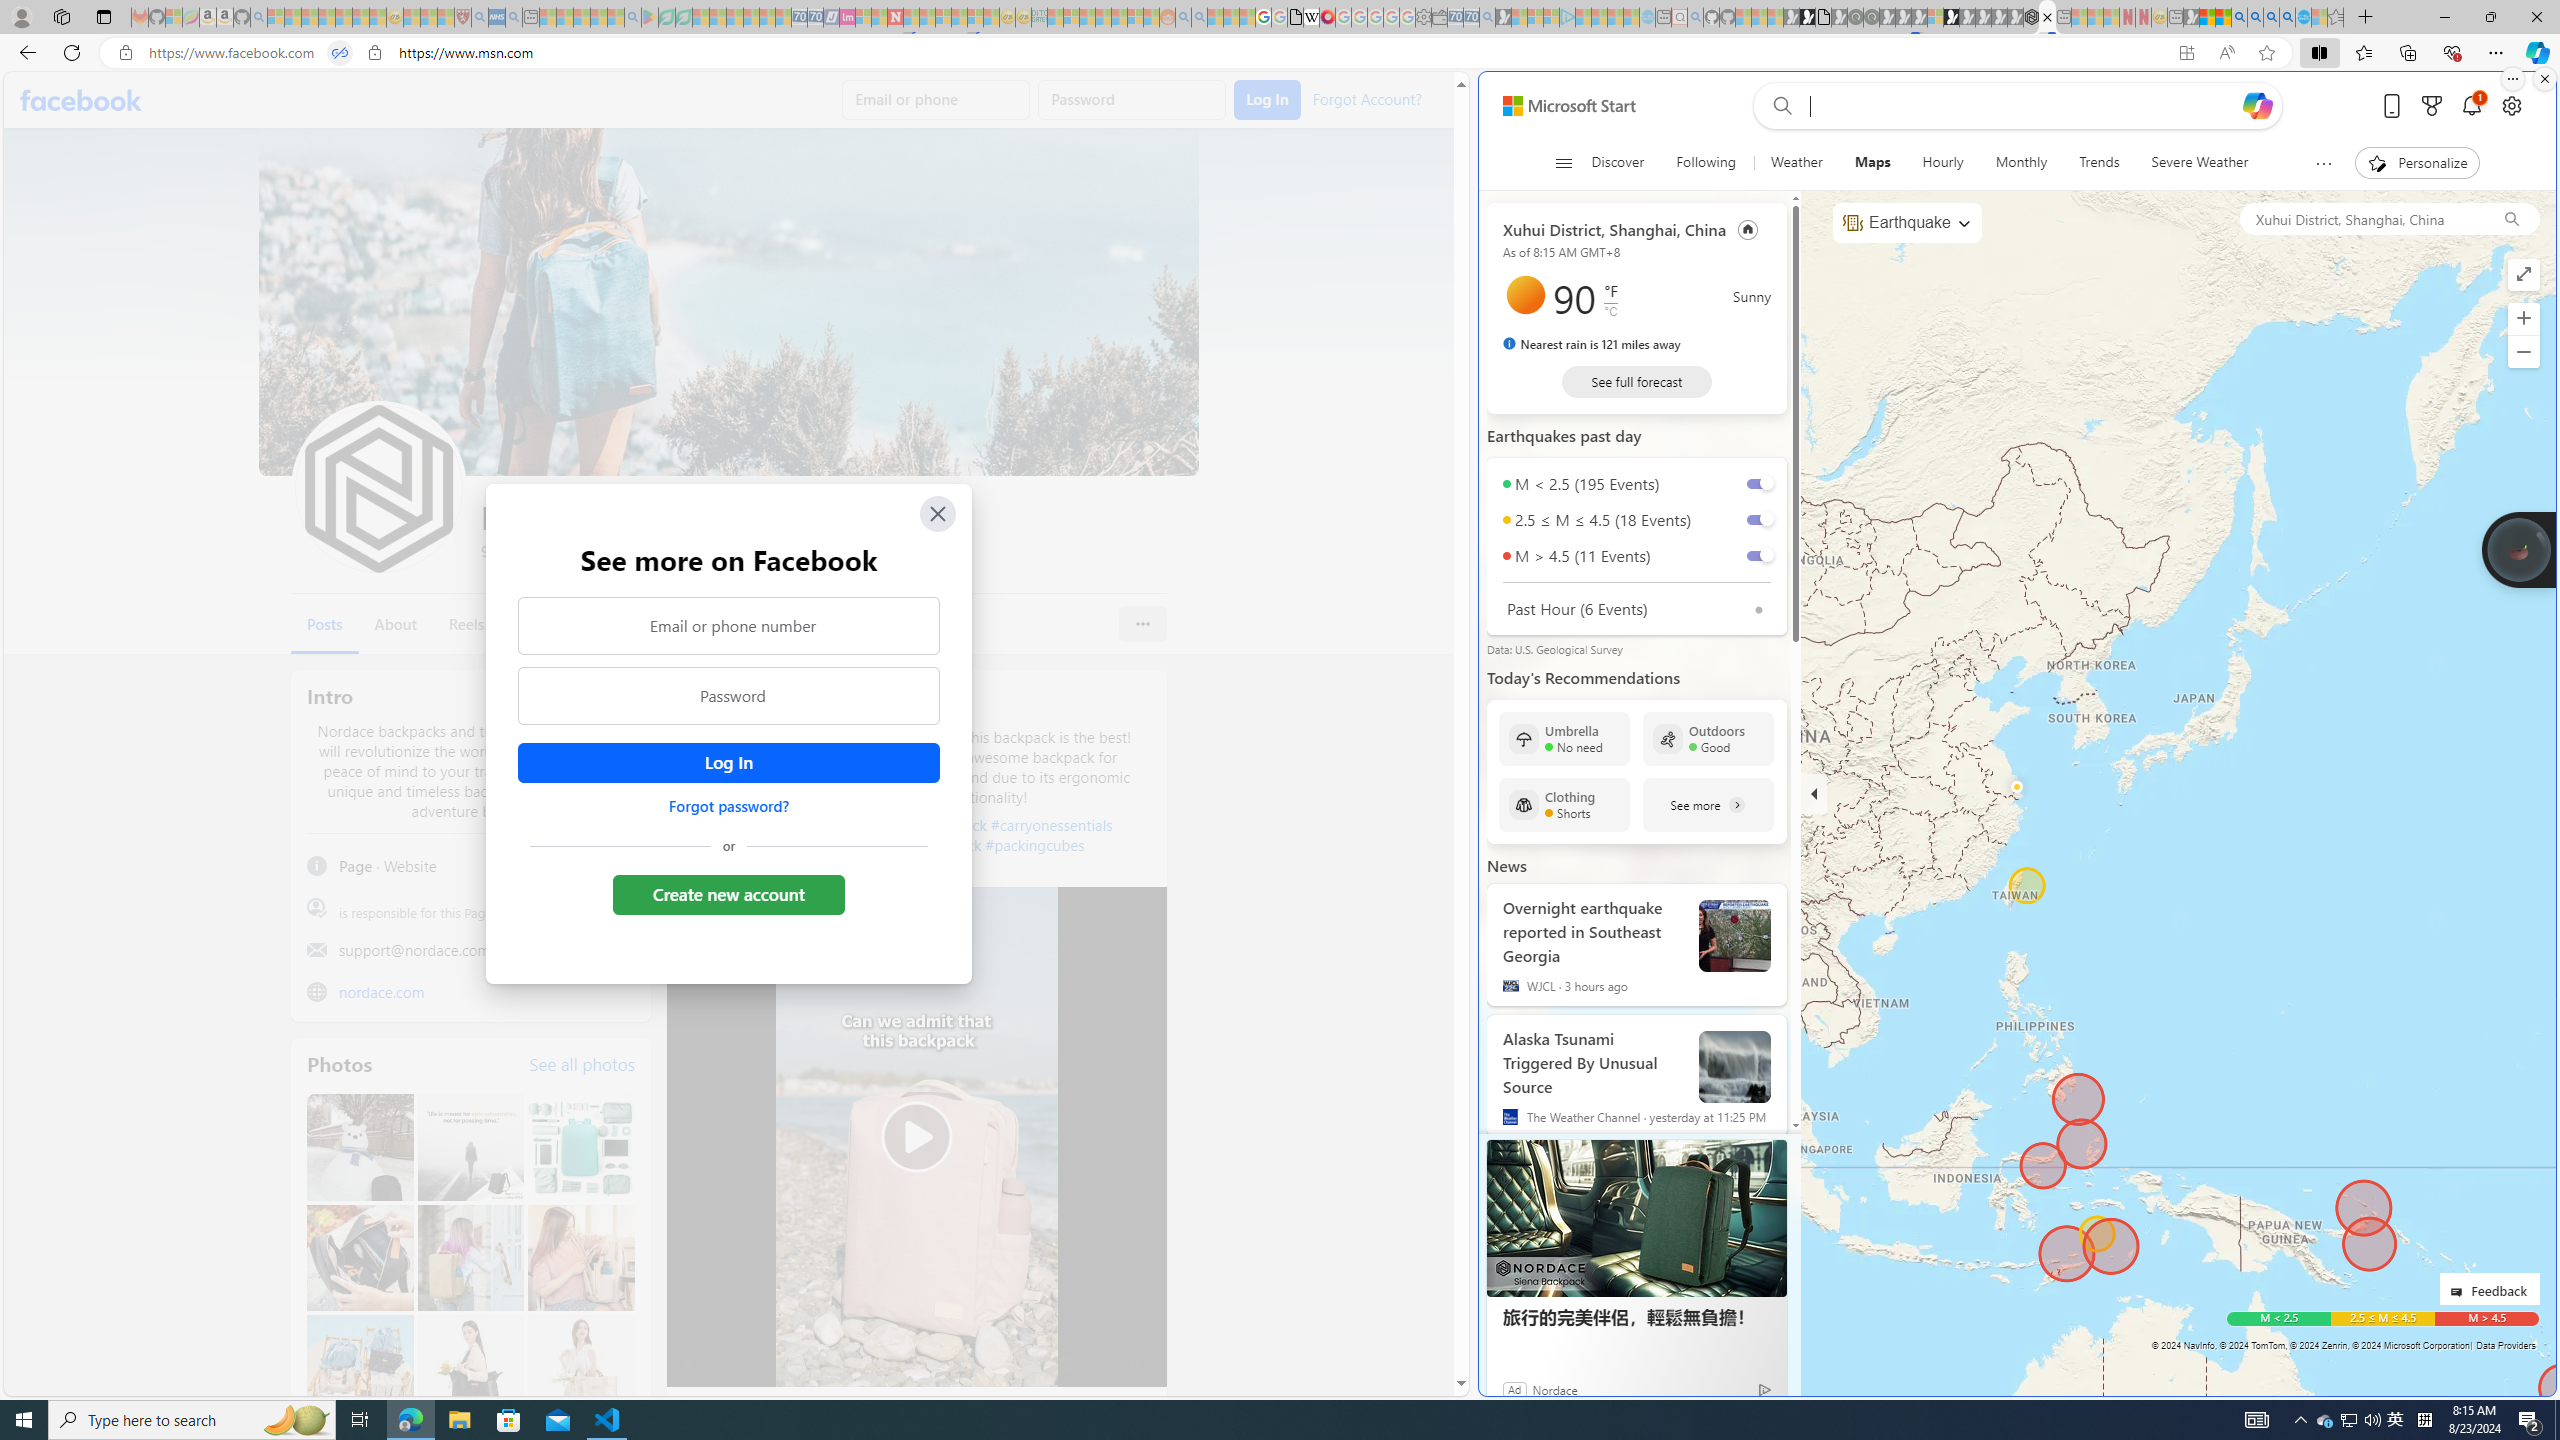 The height and width of the screenshot is (1440, 2560). Describe the element at coordinates (2488, 1287) in the screenshot. I see `'Feedback'` at that location.